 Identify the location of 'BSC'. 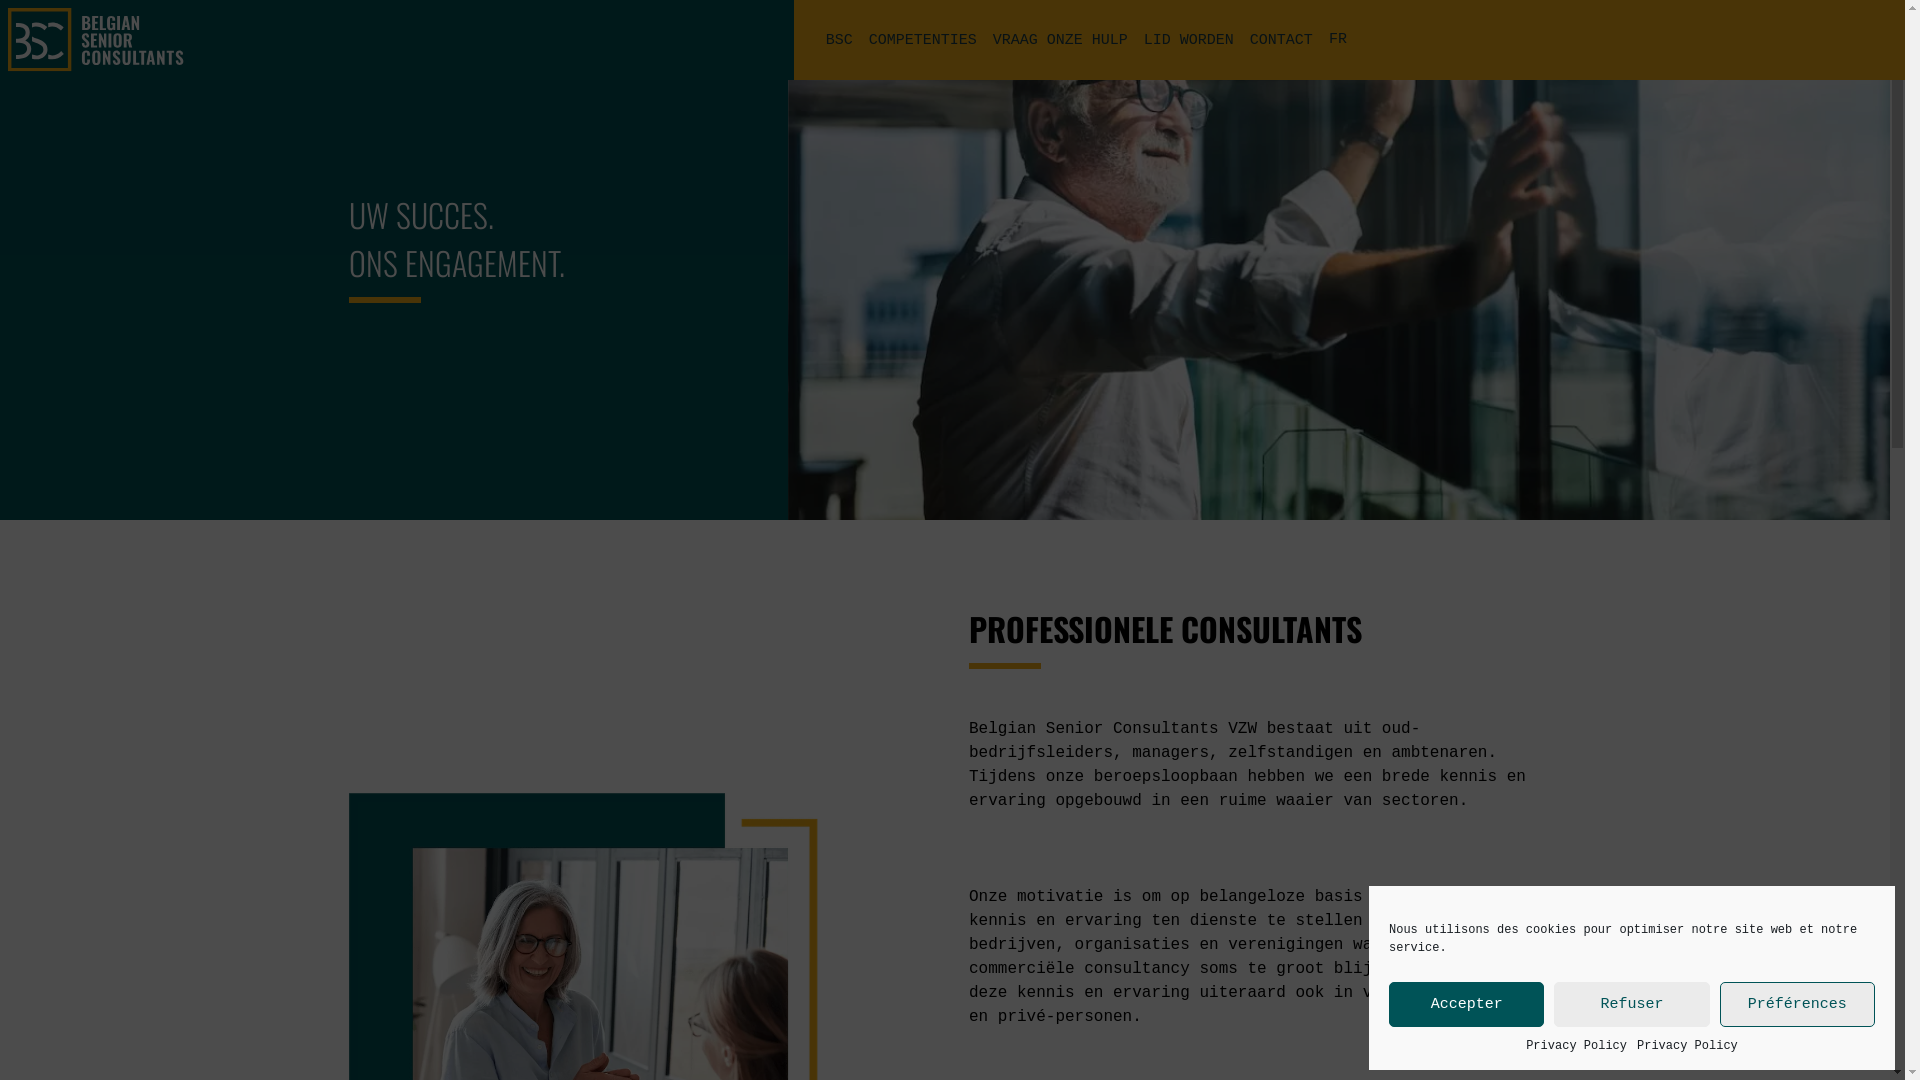
(839, 40).